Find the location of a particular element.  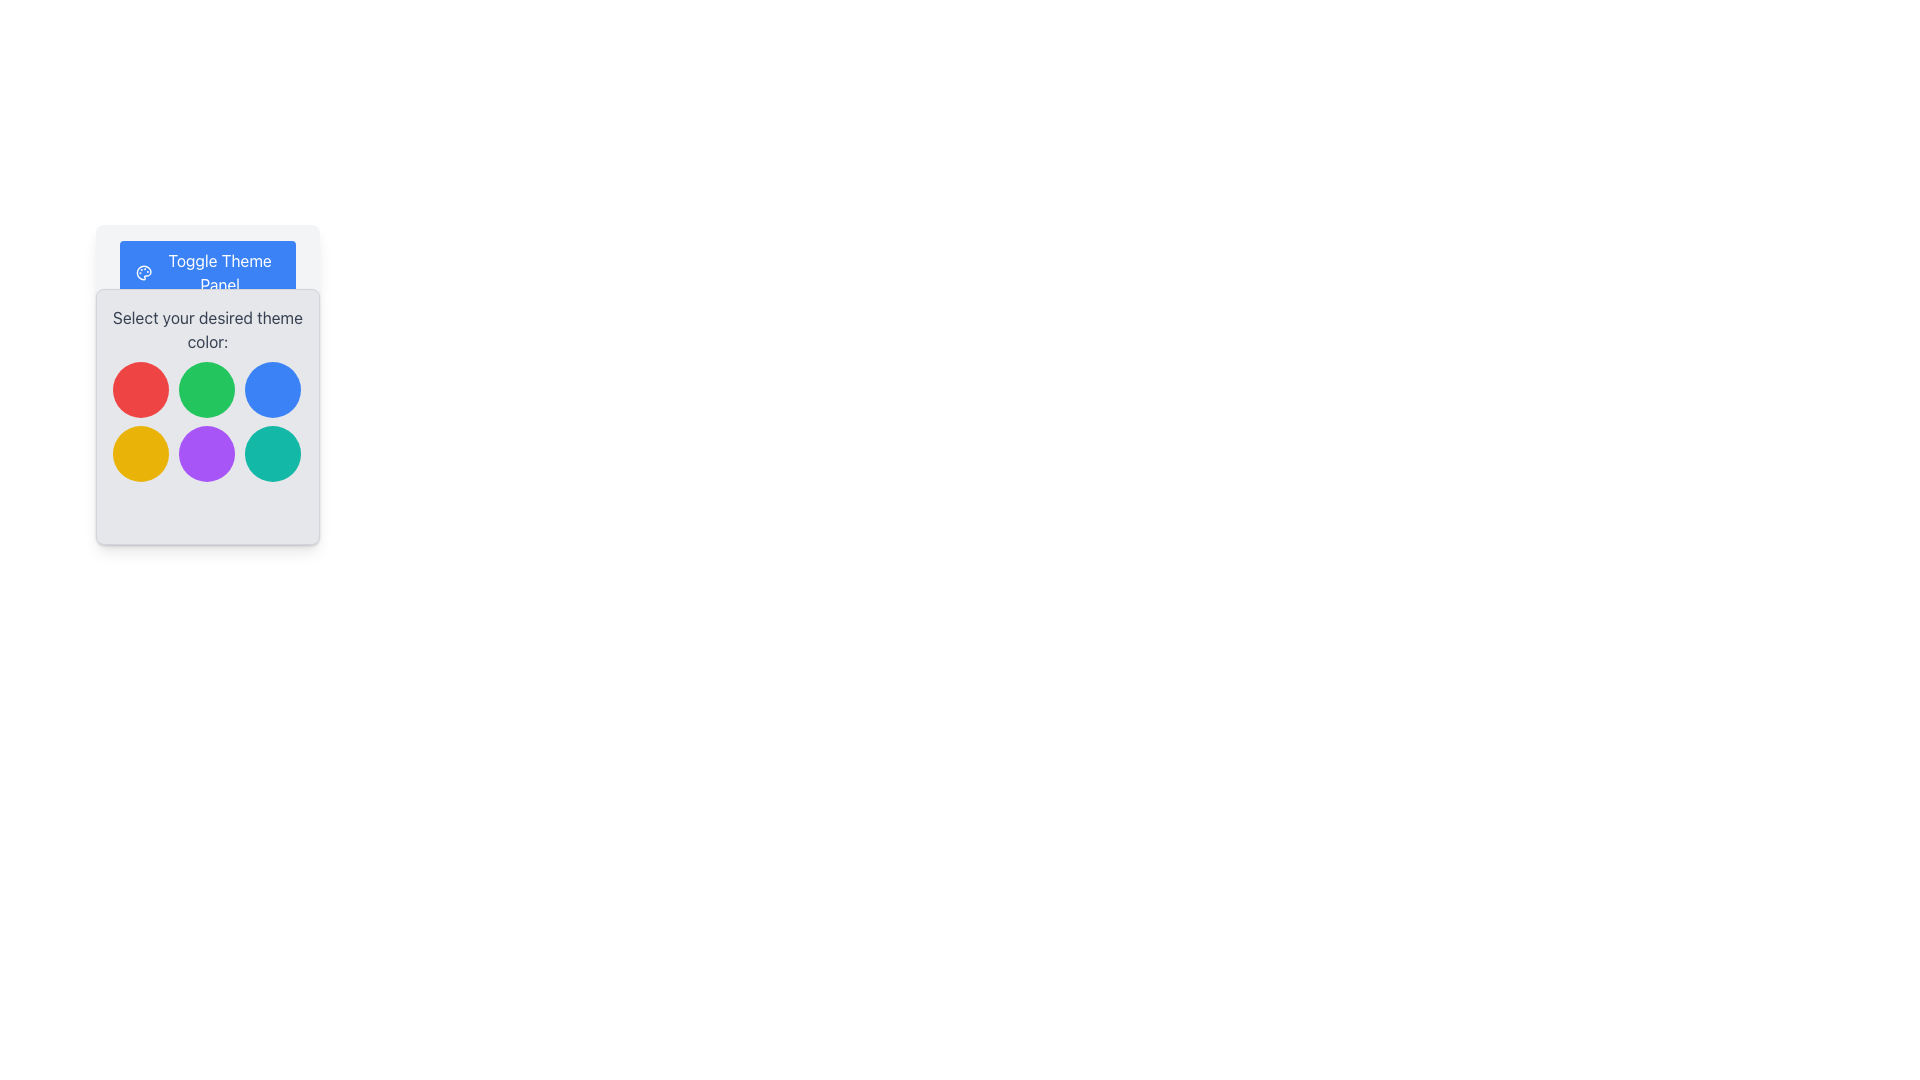

the first button in the vertically aligned card is located at coordinates (207, 273).